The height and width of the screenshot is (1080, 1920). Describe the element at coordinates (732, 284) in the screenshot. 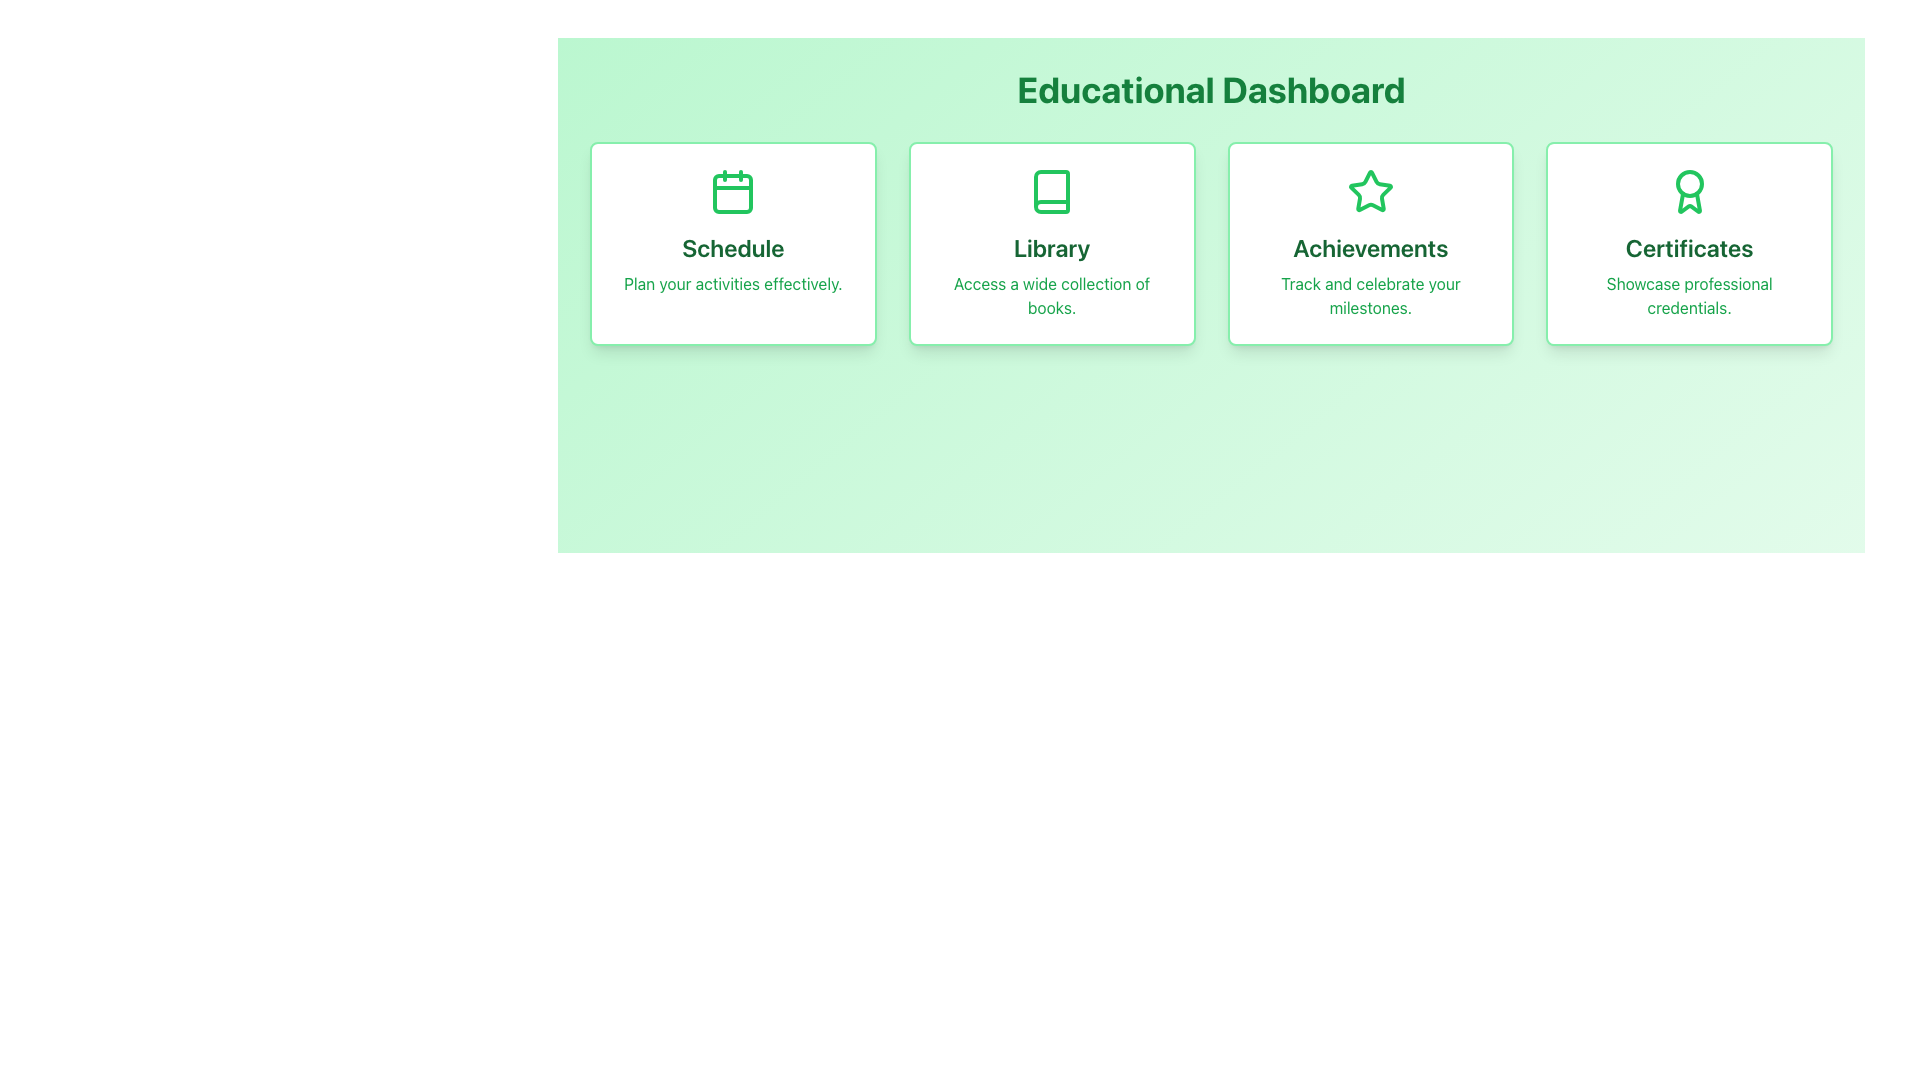

I see `the Text label providing additional information about the 'Schedule' card's functionality, located in the lower section of the 'Schedule' card on the dashboard` at that location.